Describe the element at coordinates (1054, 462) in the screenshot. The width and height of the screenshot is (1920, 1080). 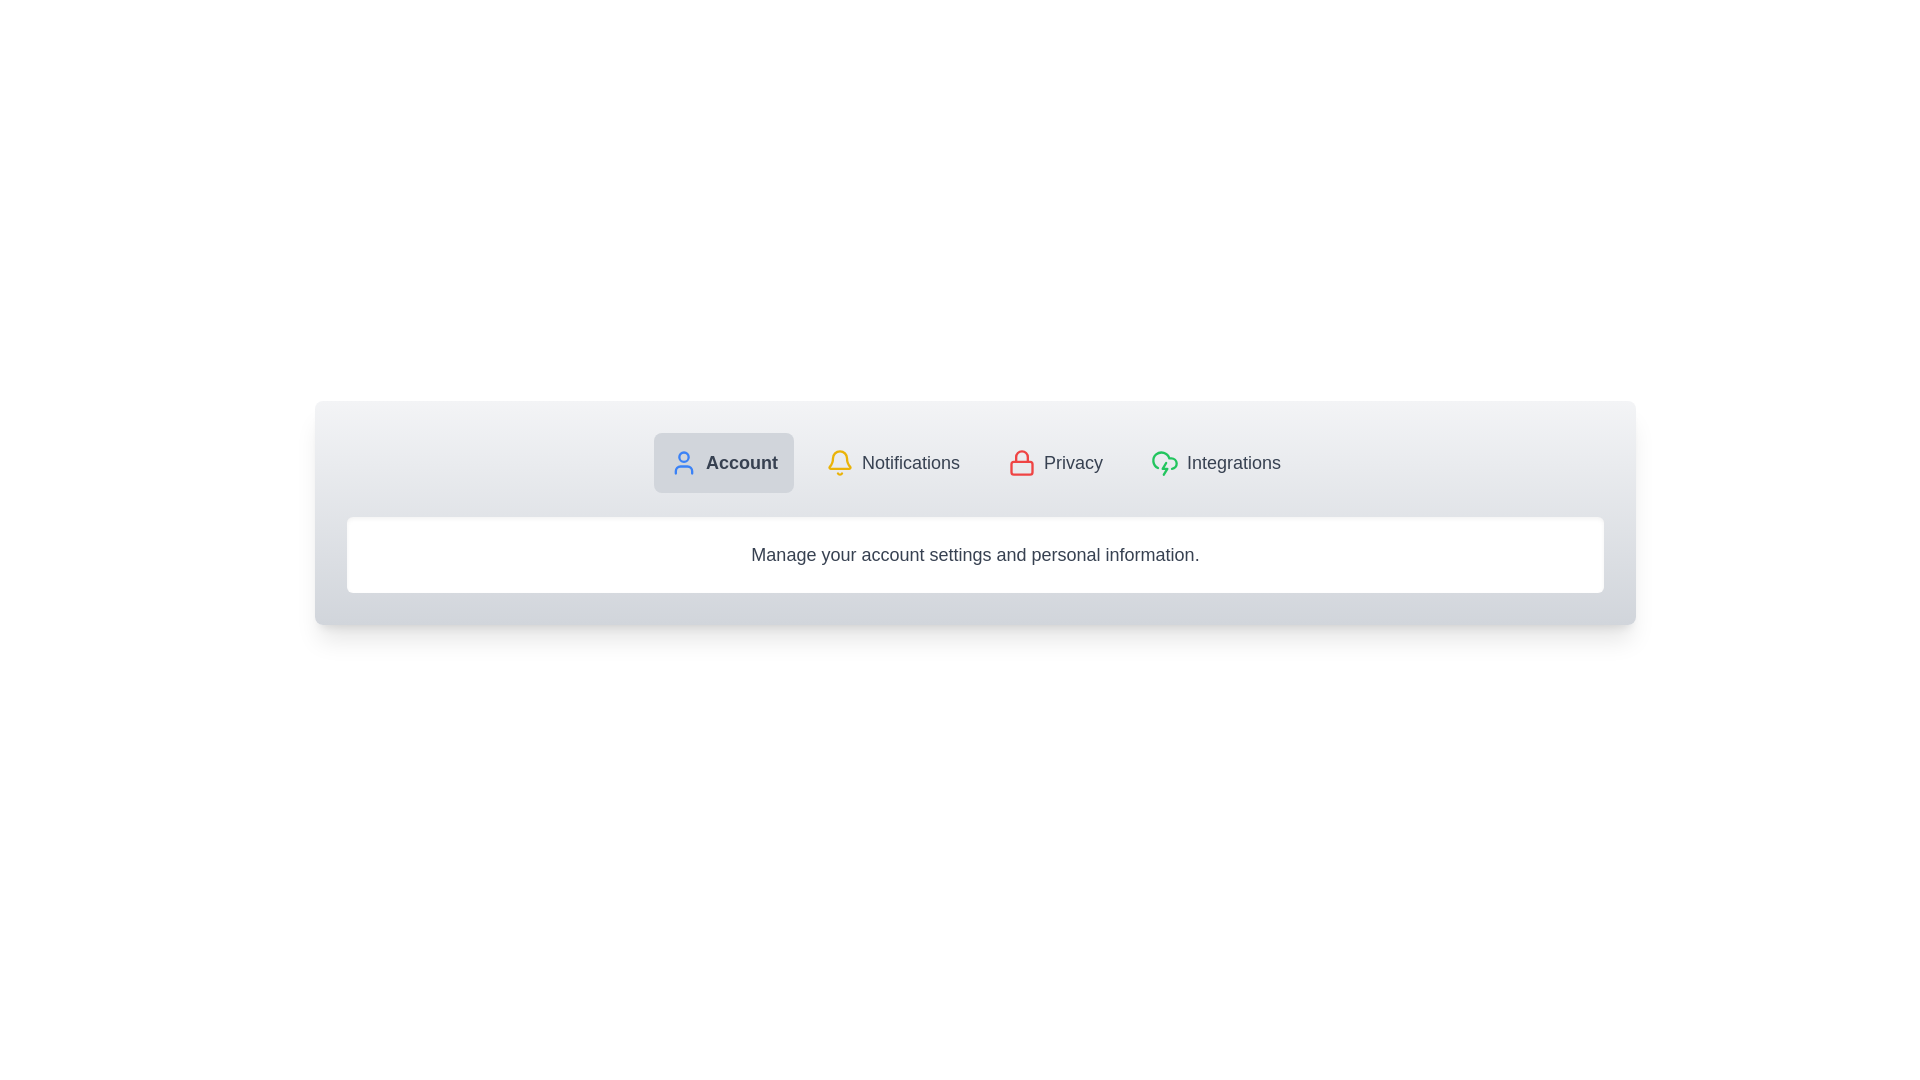
I see `the 'Privacy' button` at that location.